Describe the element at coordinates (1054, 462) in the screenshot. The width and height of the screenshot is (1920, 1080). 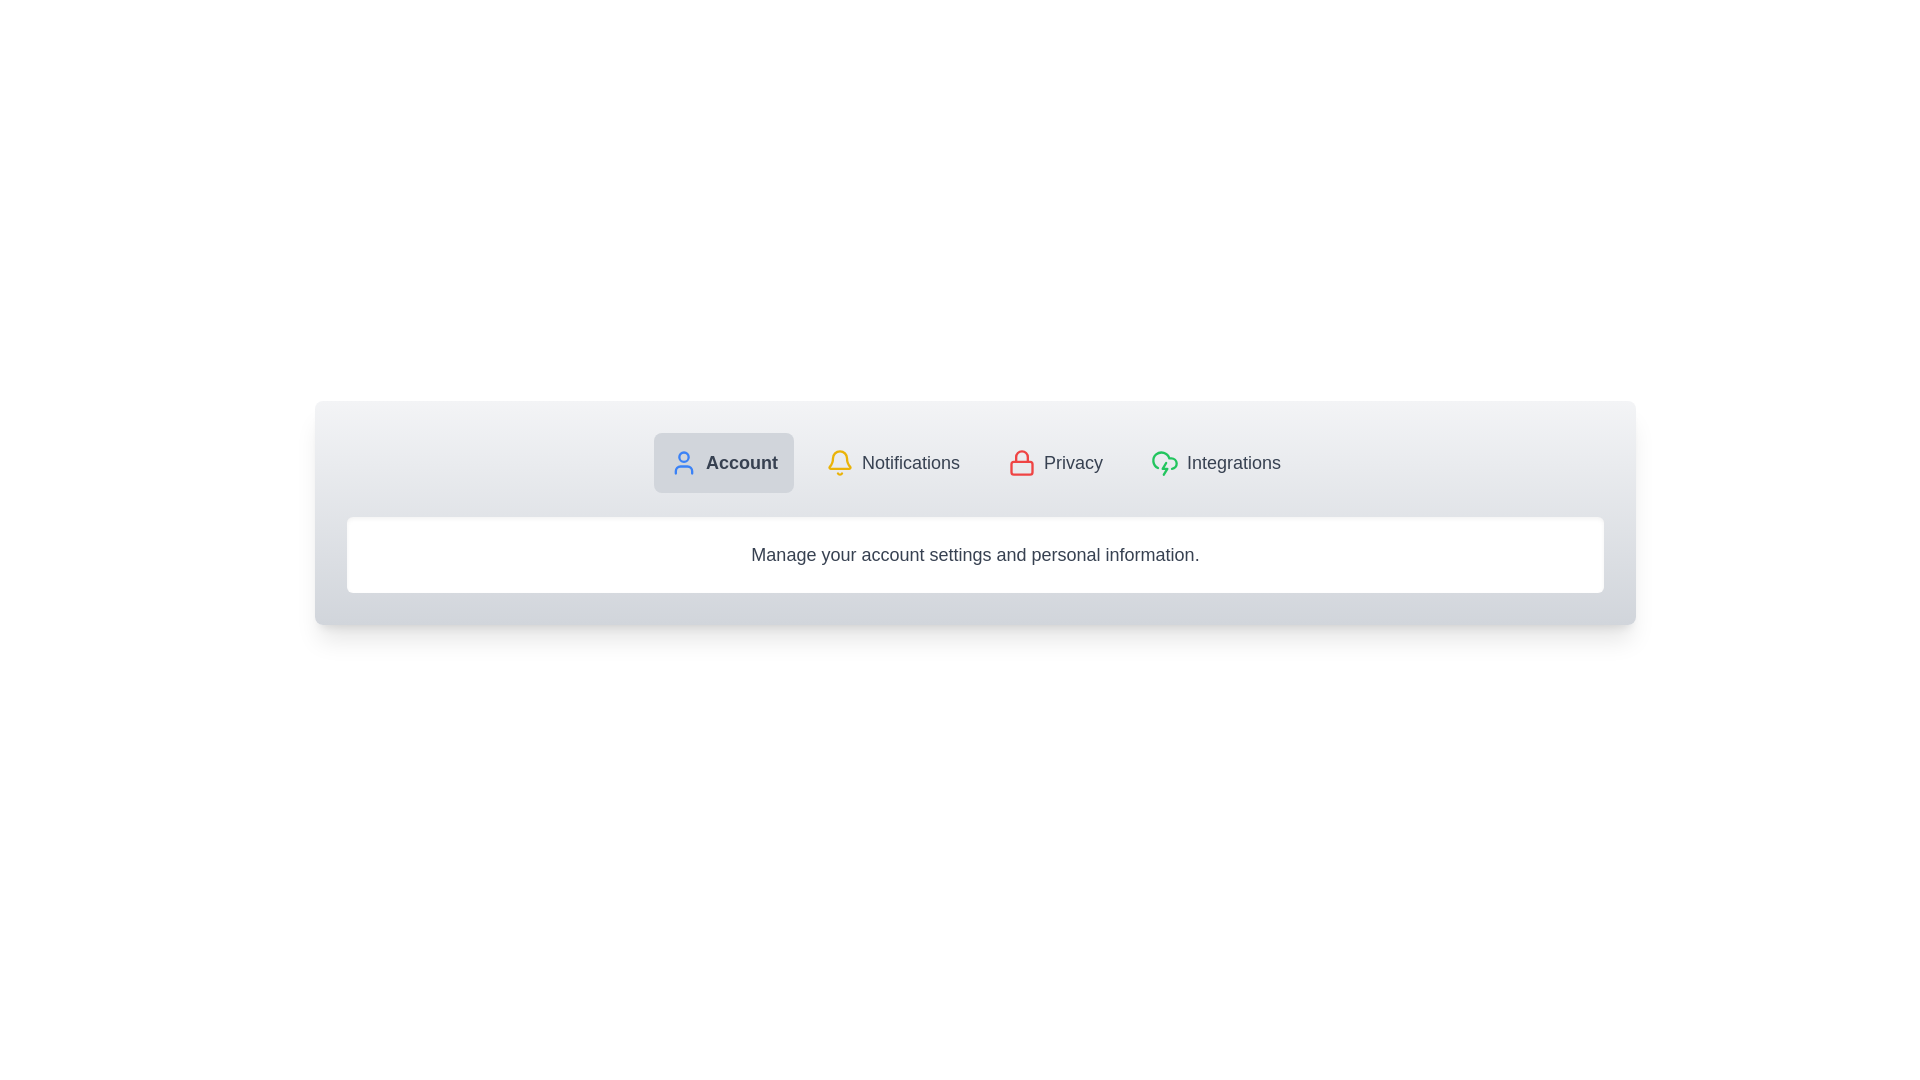
I see `the 'Privacy' button` at that location.